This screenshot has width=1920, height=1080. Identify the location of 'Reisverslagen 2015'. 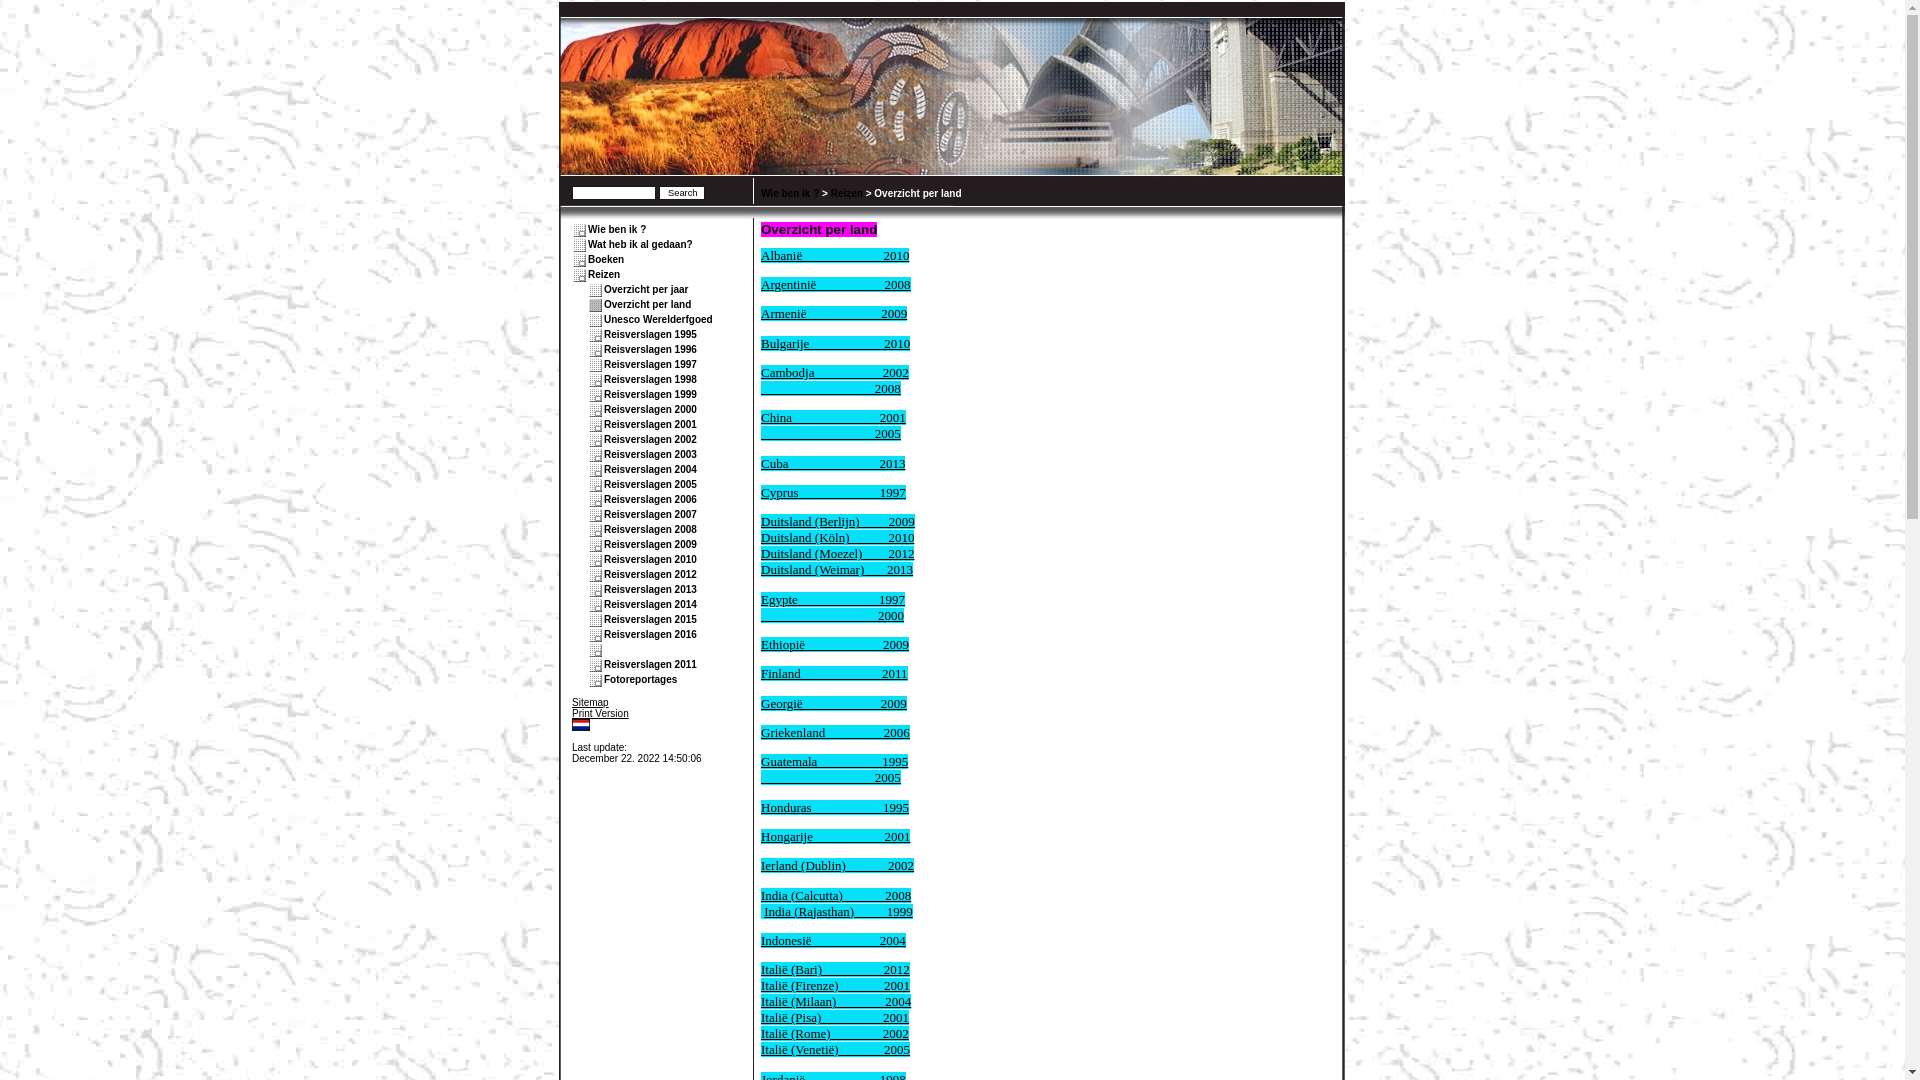
(603, 618).